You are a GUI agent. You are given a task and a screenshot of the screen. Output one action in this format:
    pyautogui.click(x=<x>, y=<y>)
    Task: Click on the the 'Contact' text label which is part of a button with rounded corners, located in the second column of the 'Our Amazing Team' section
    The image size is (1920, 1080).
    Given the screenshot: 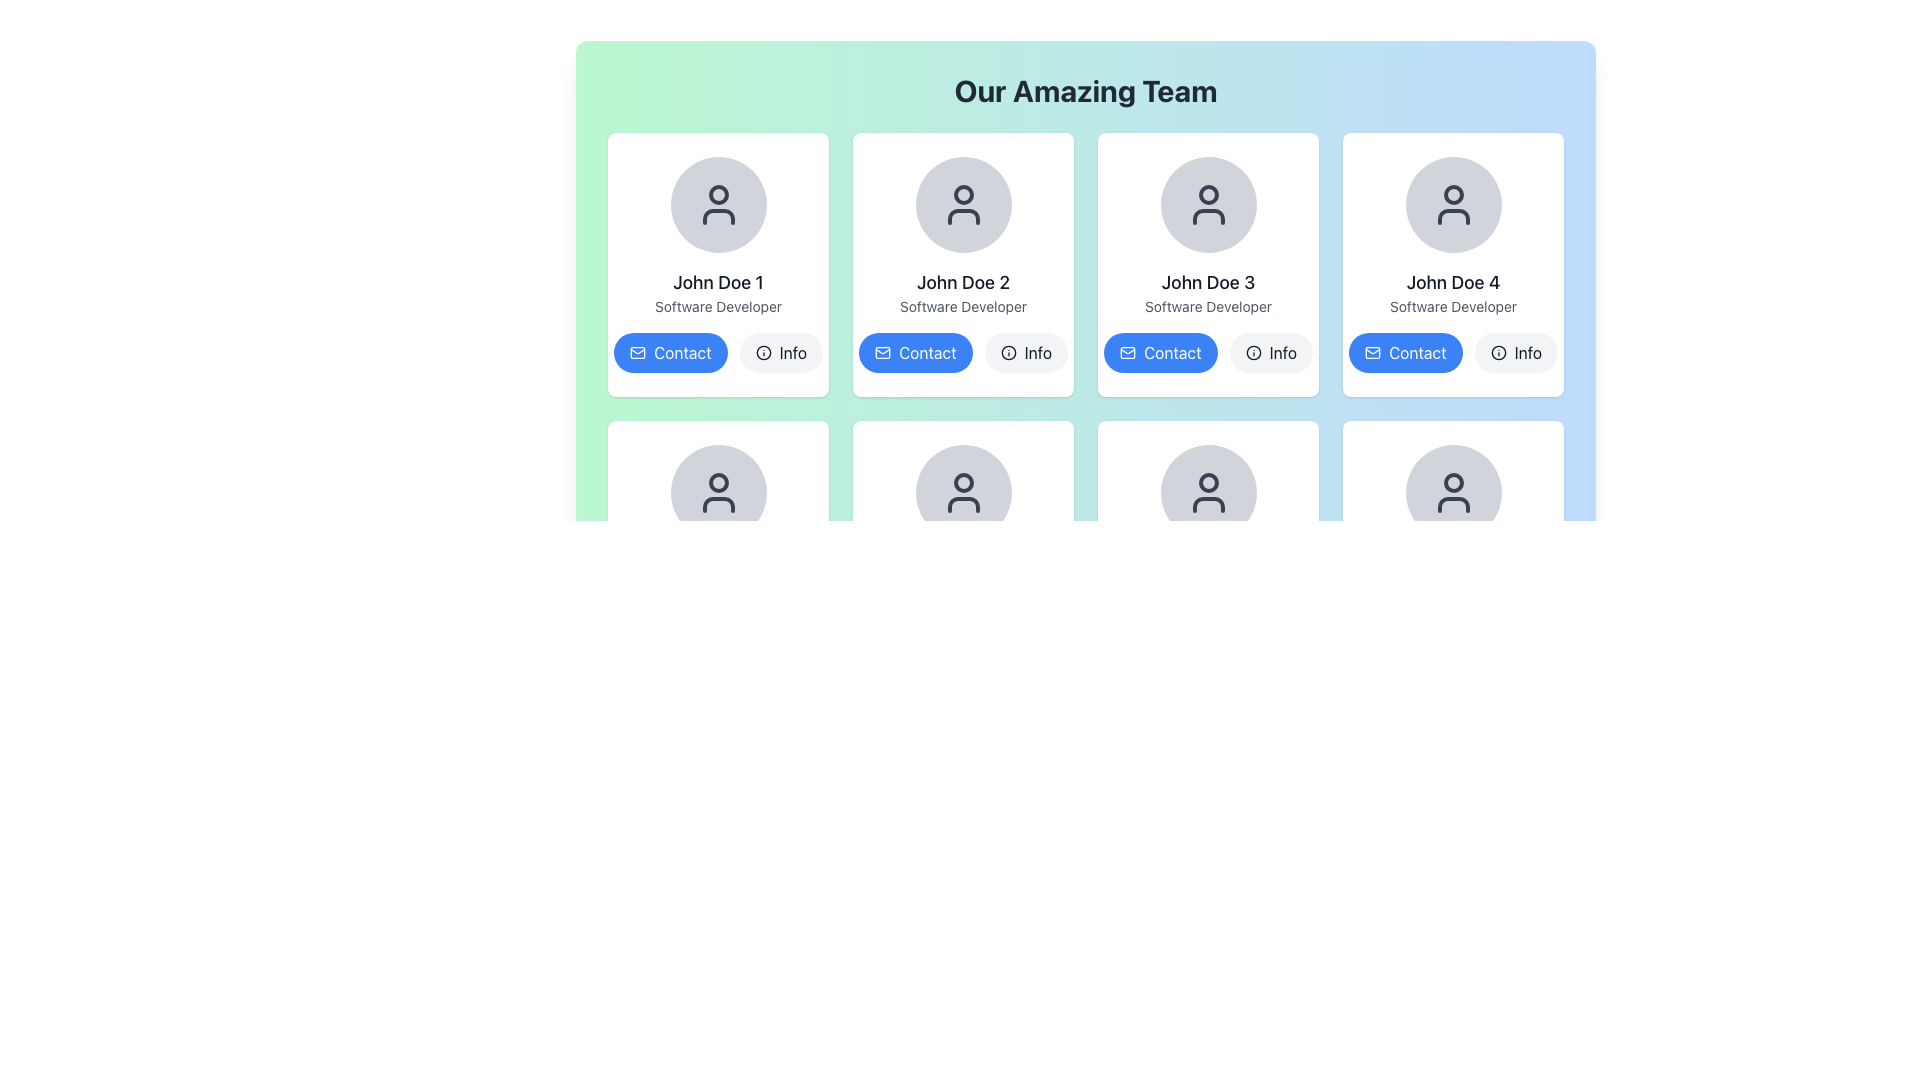 What is the action you would take?
    pyautogui.click(x=926, y=352)
    